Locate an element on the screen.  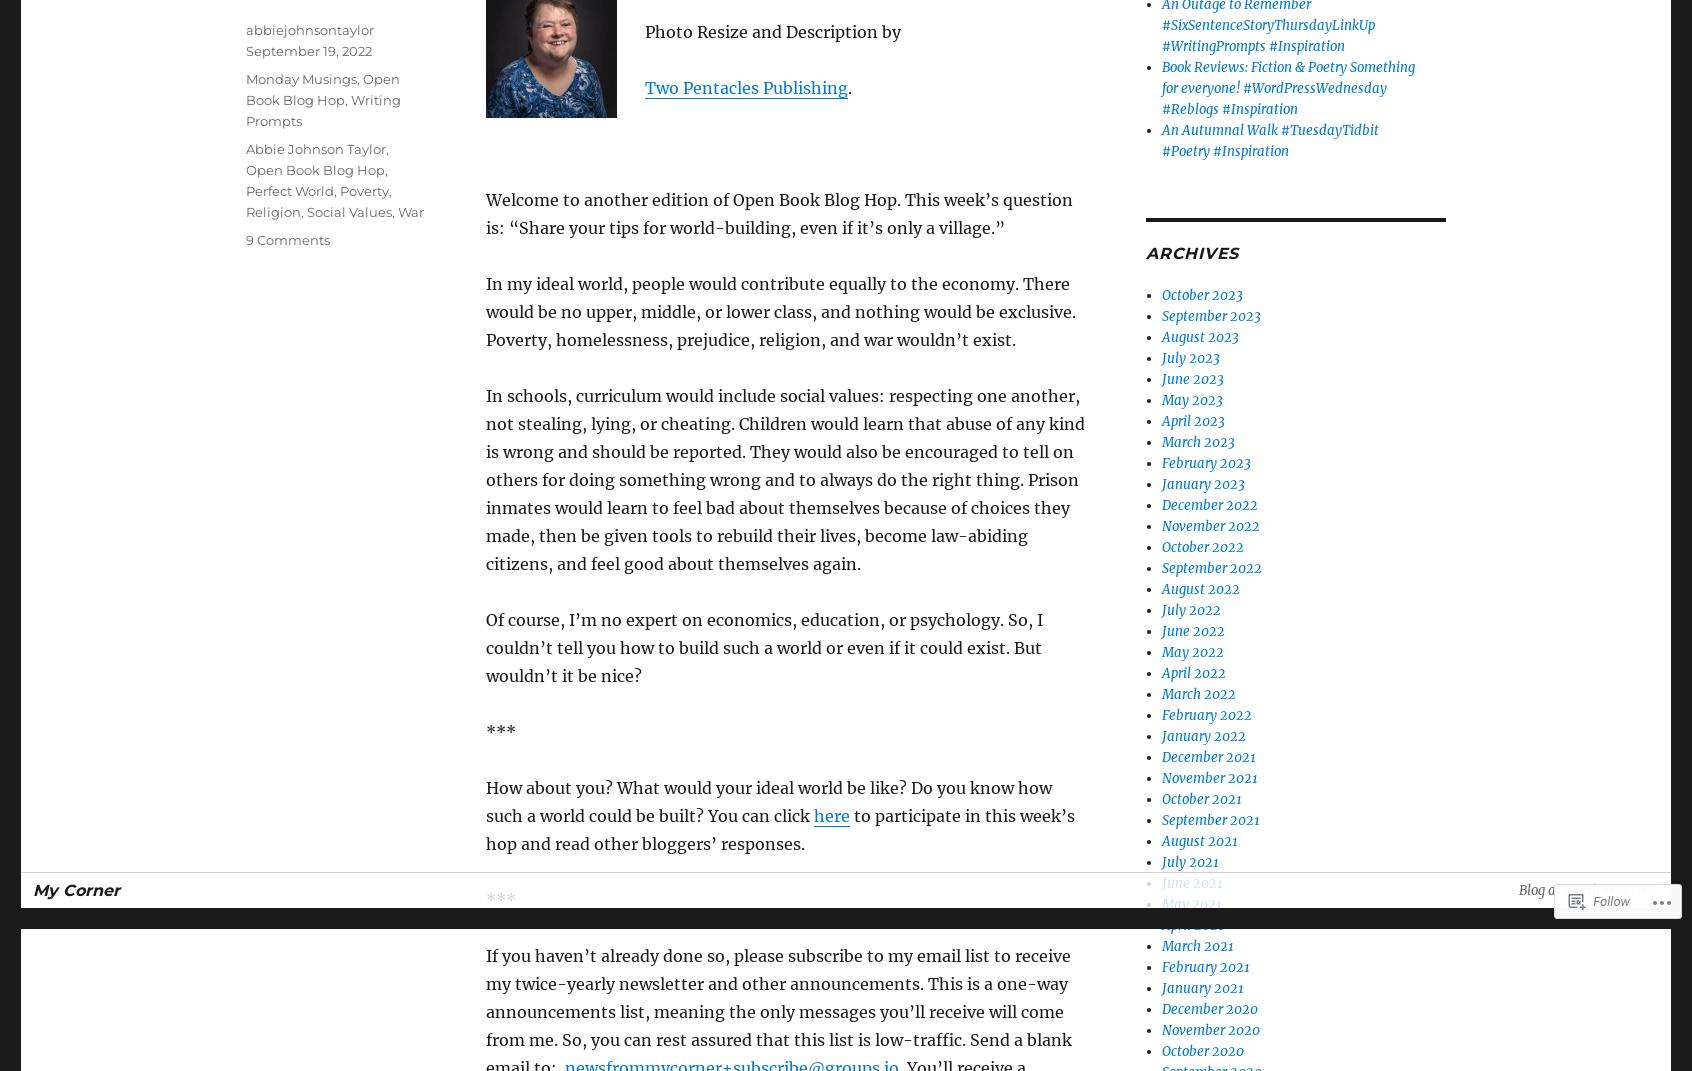
'Two Pentacles Publishing' is located at coordinates (644, 88).